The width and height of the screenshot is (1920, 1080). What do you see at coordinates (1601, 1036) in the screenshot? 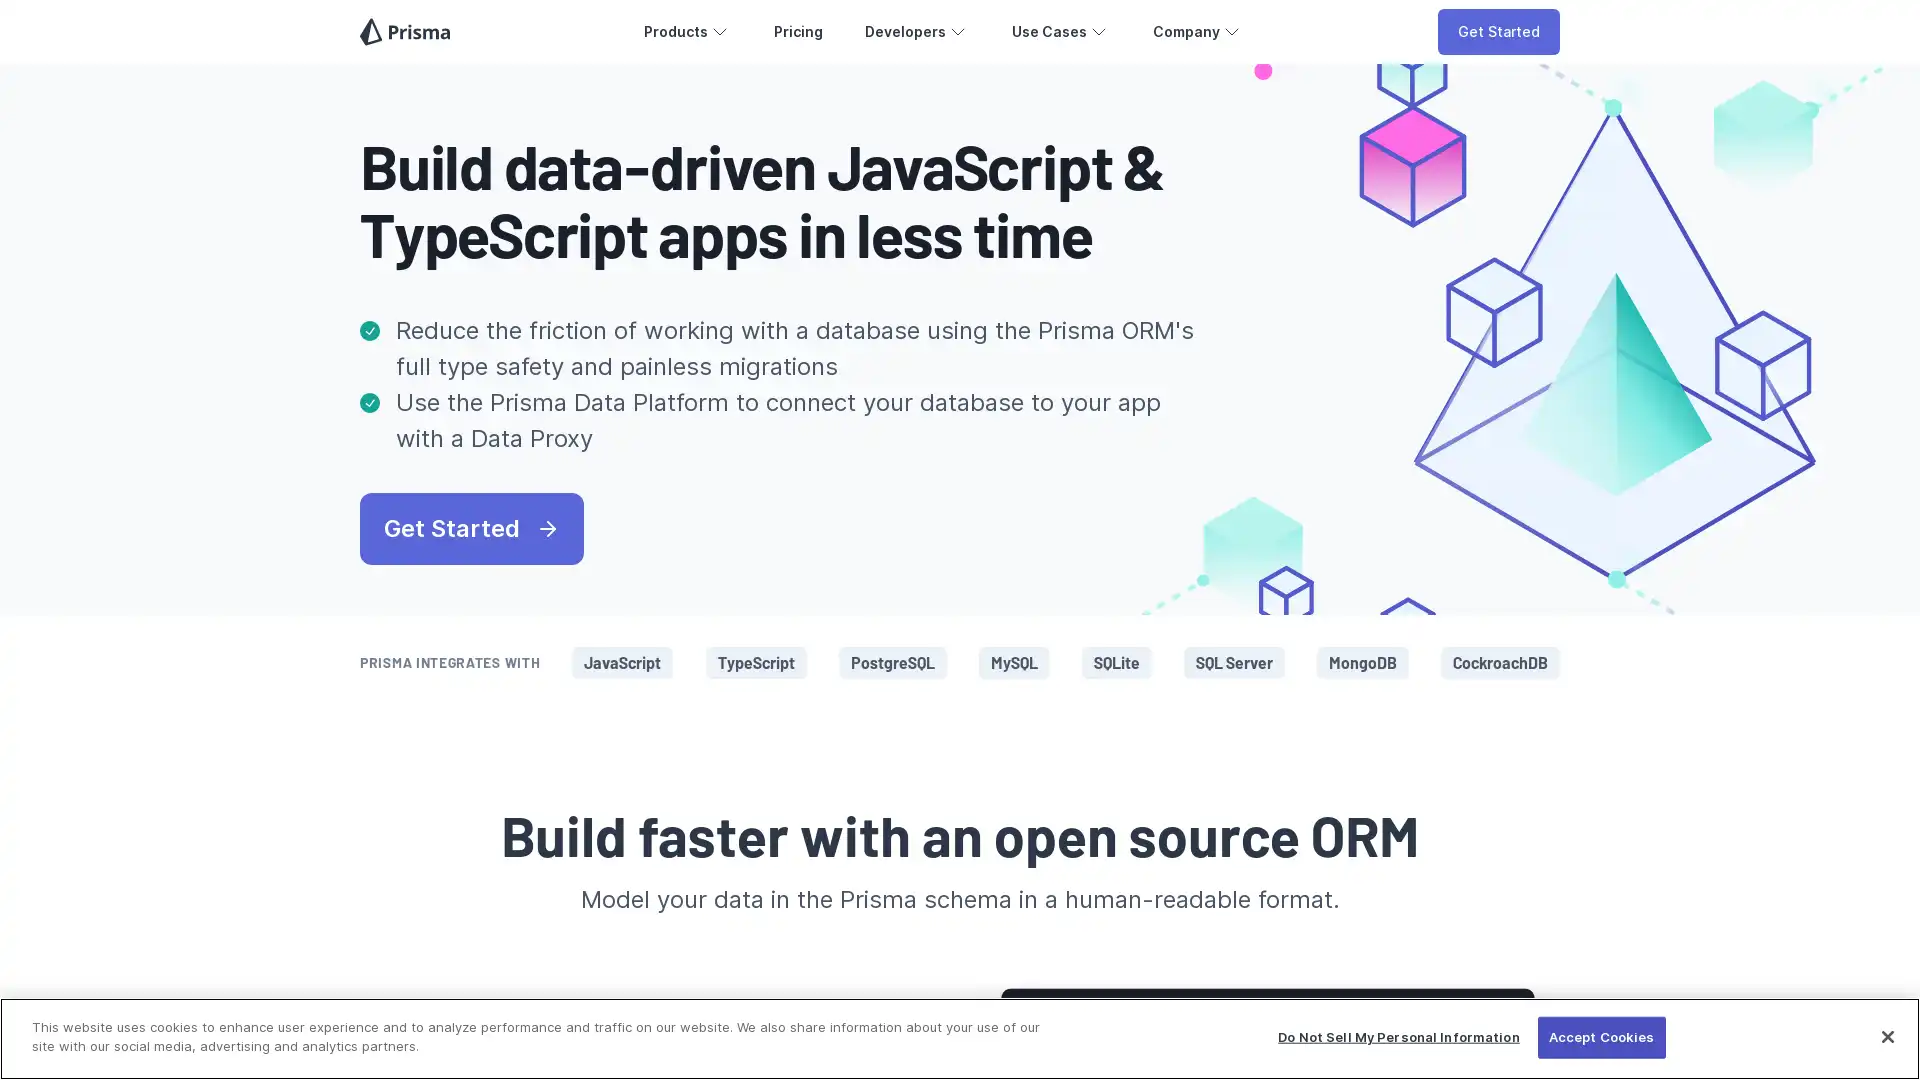
I see `Accept Cookies` at bounding box center [1601, 1036].